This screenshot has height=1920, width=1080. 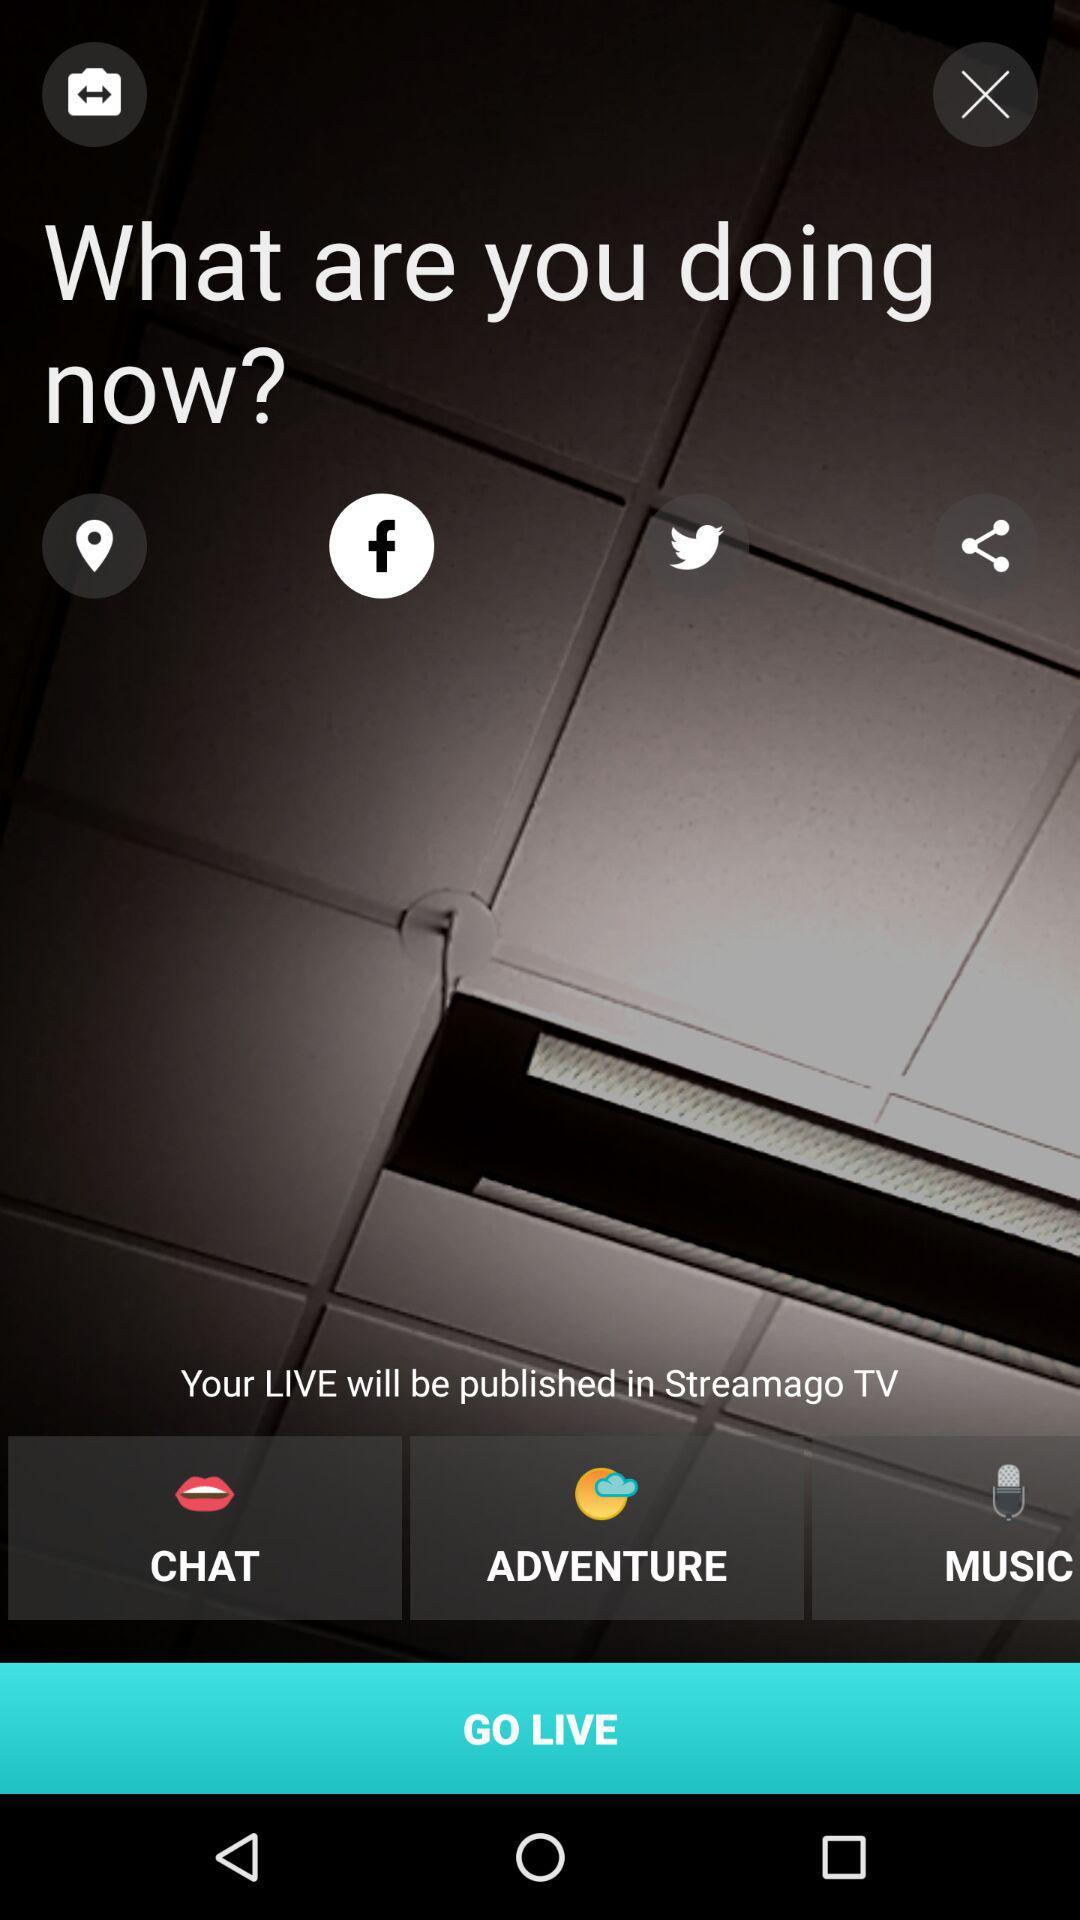 What do you see at coordinates (984, 546) in the screenshot?
I see `share` at bounding box center [984, 546].